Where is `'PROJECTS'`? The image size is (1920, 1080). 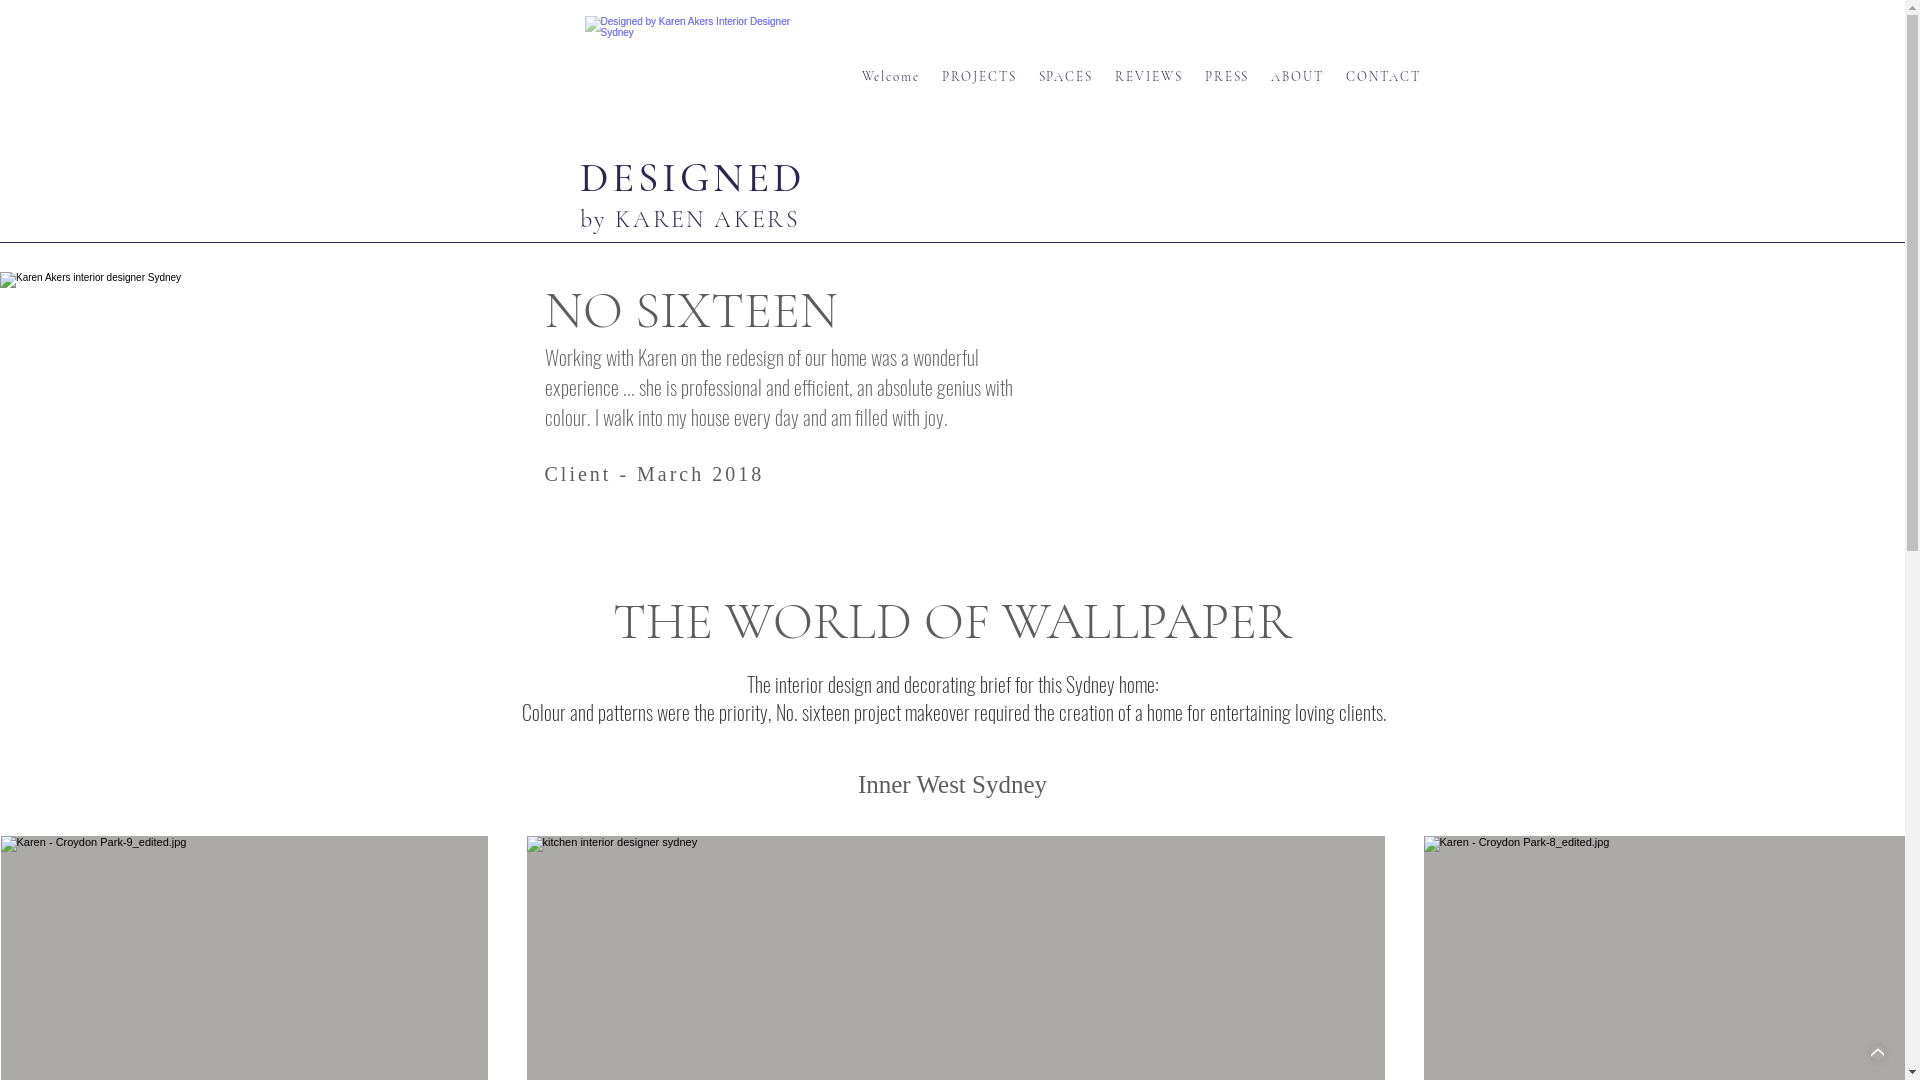
'PROJECTS' is located at coordinates (980, 76).